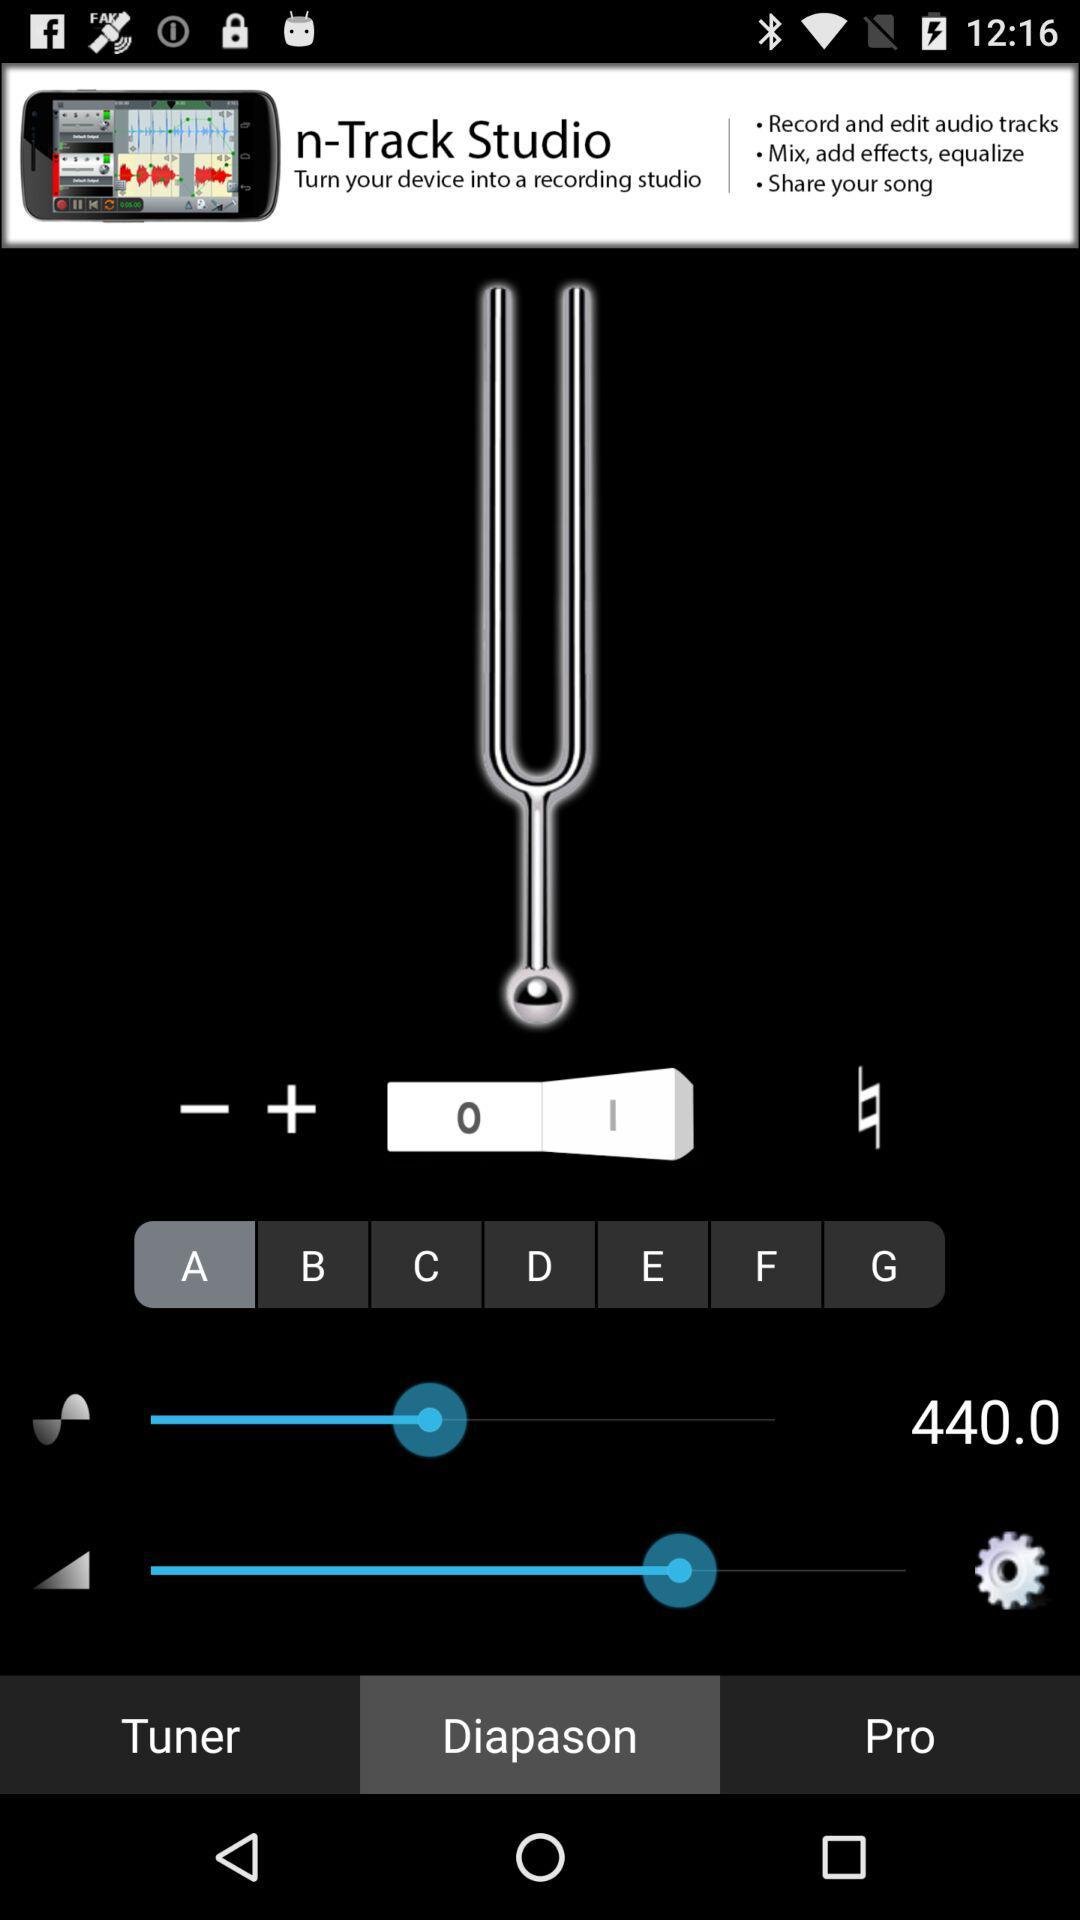  Describe the element at coordinates (425, 1263) in the screenshot. I see `the radio button to the left of d radio button` at that location.